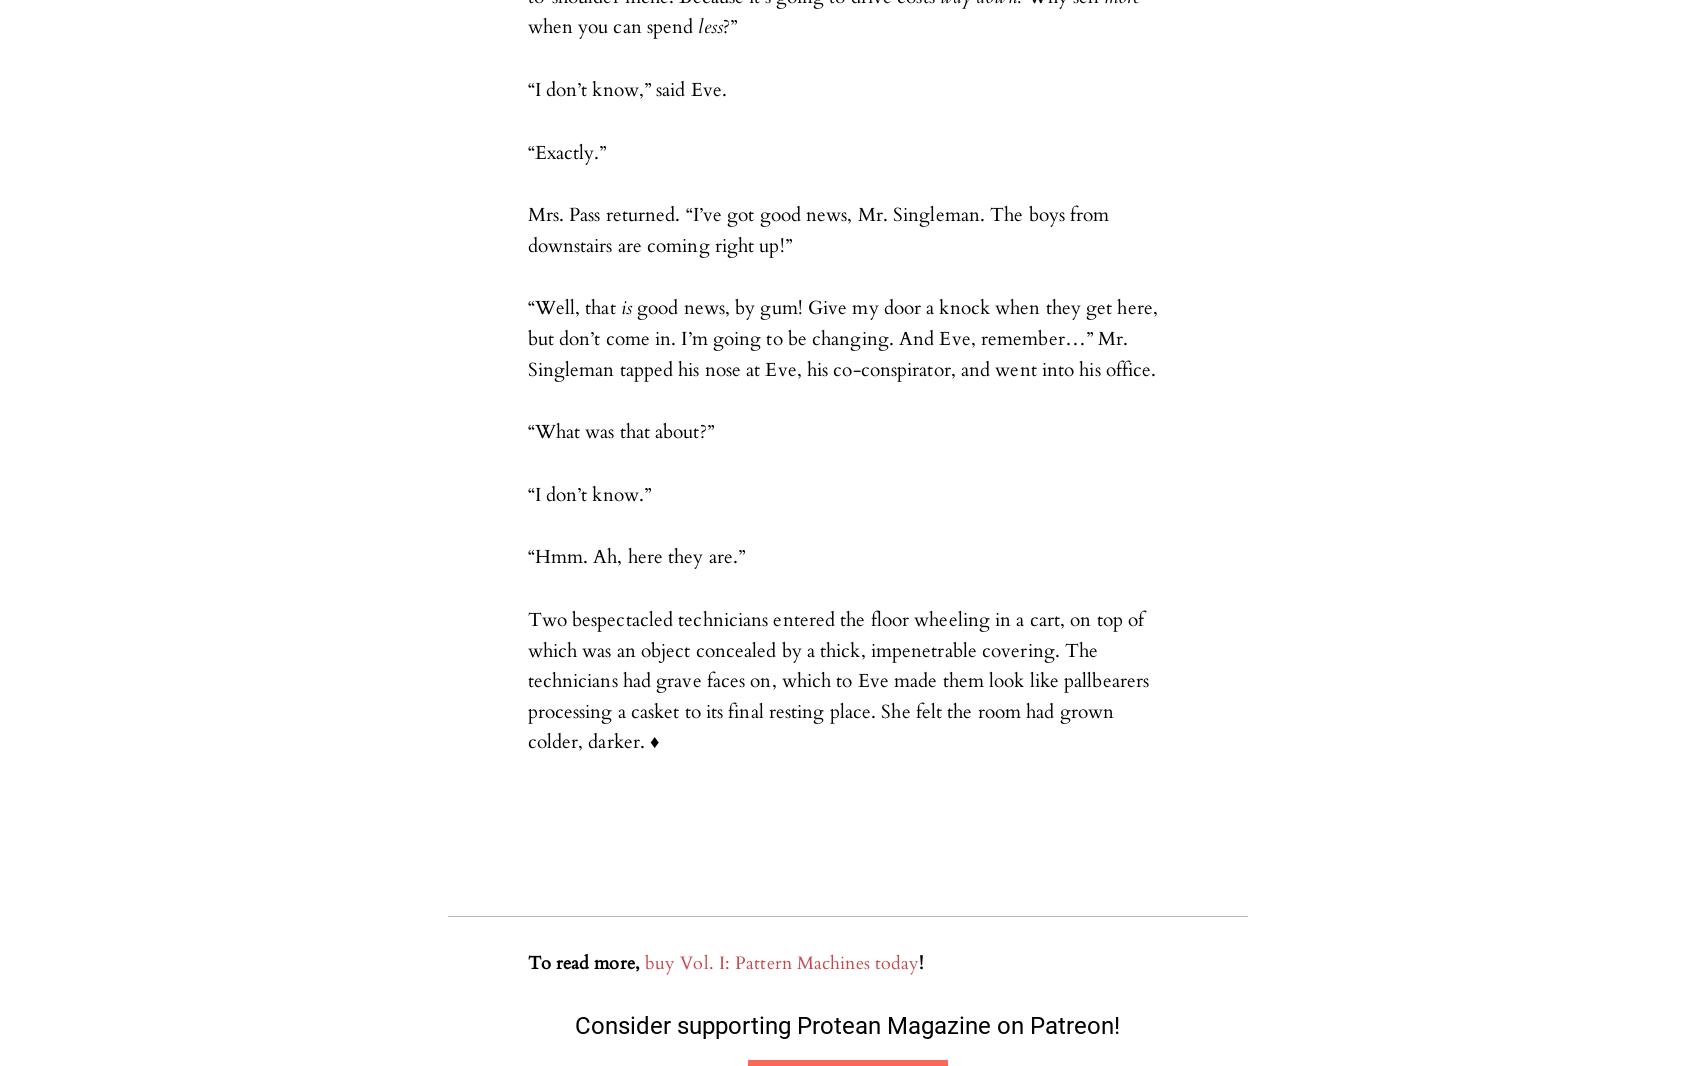  I want to click on 'less', so click(710, 26).